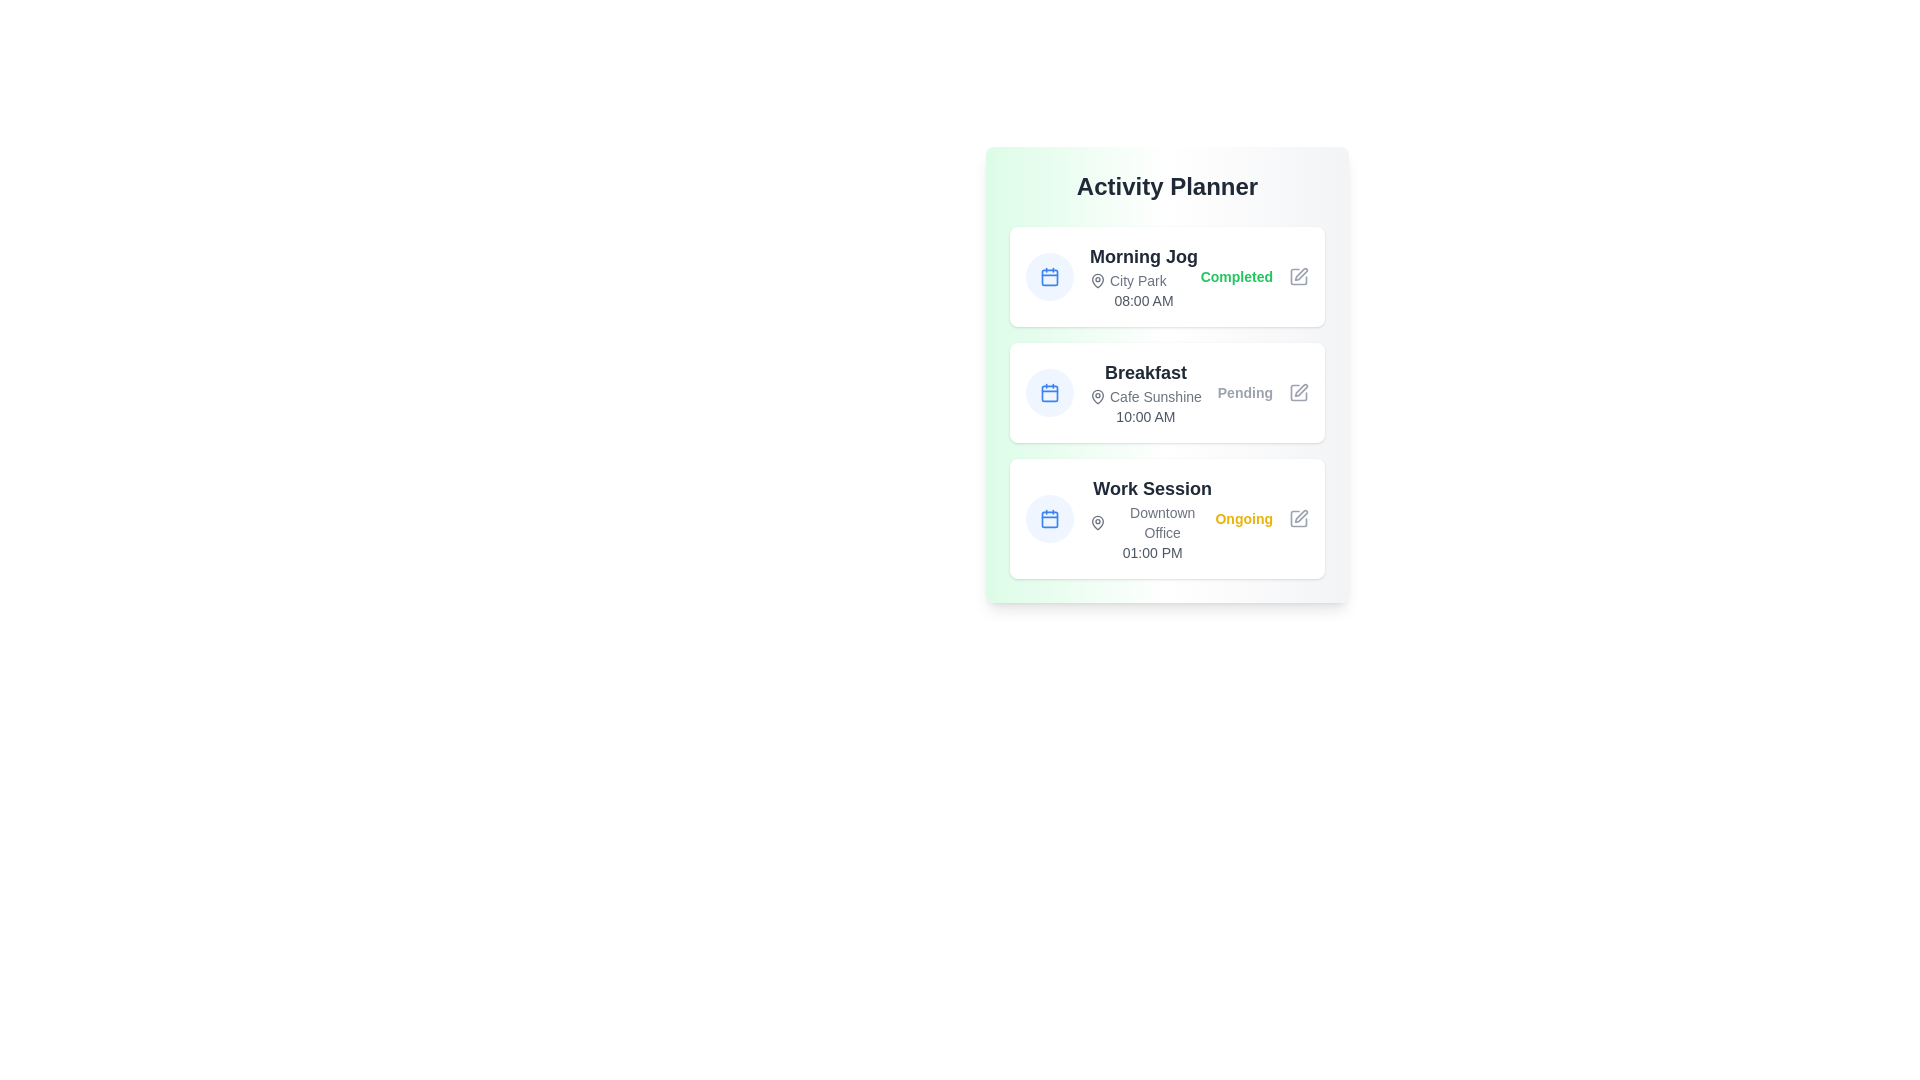 This screenshot has width=1920, height=1080. Describe the element at coordinates (1167, 374) in the screenshot. I see `the status of tasks displayed in the stacked task cards, which include completed, pending, and ongoing tasks` at that location.